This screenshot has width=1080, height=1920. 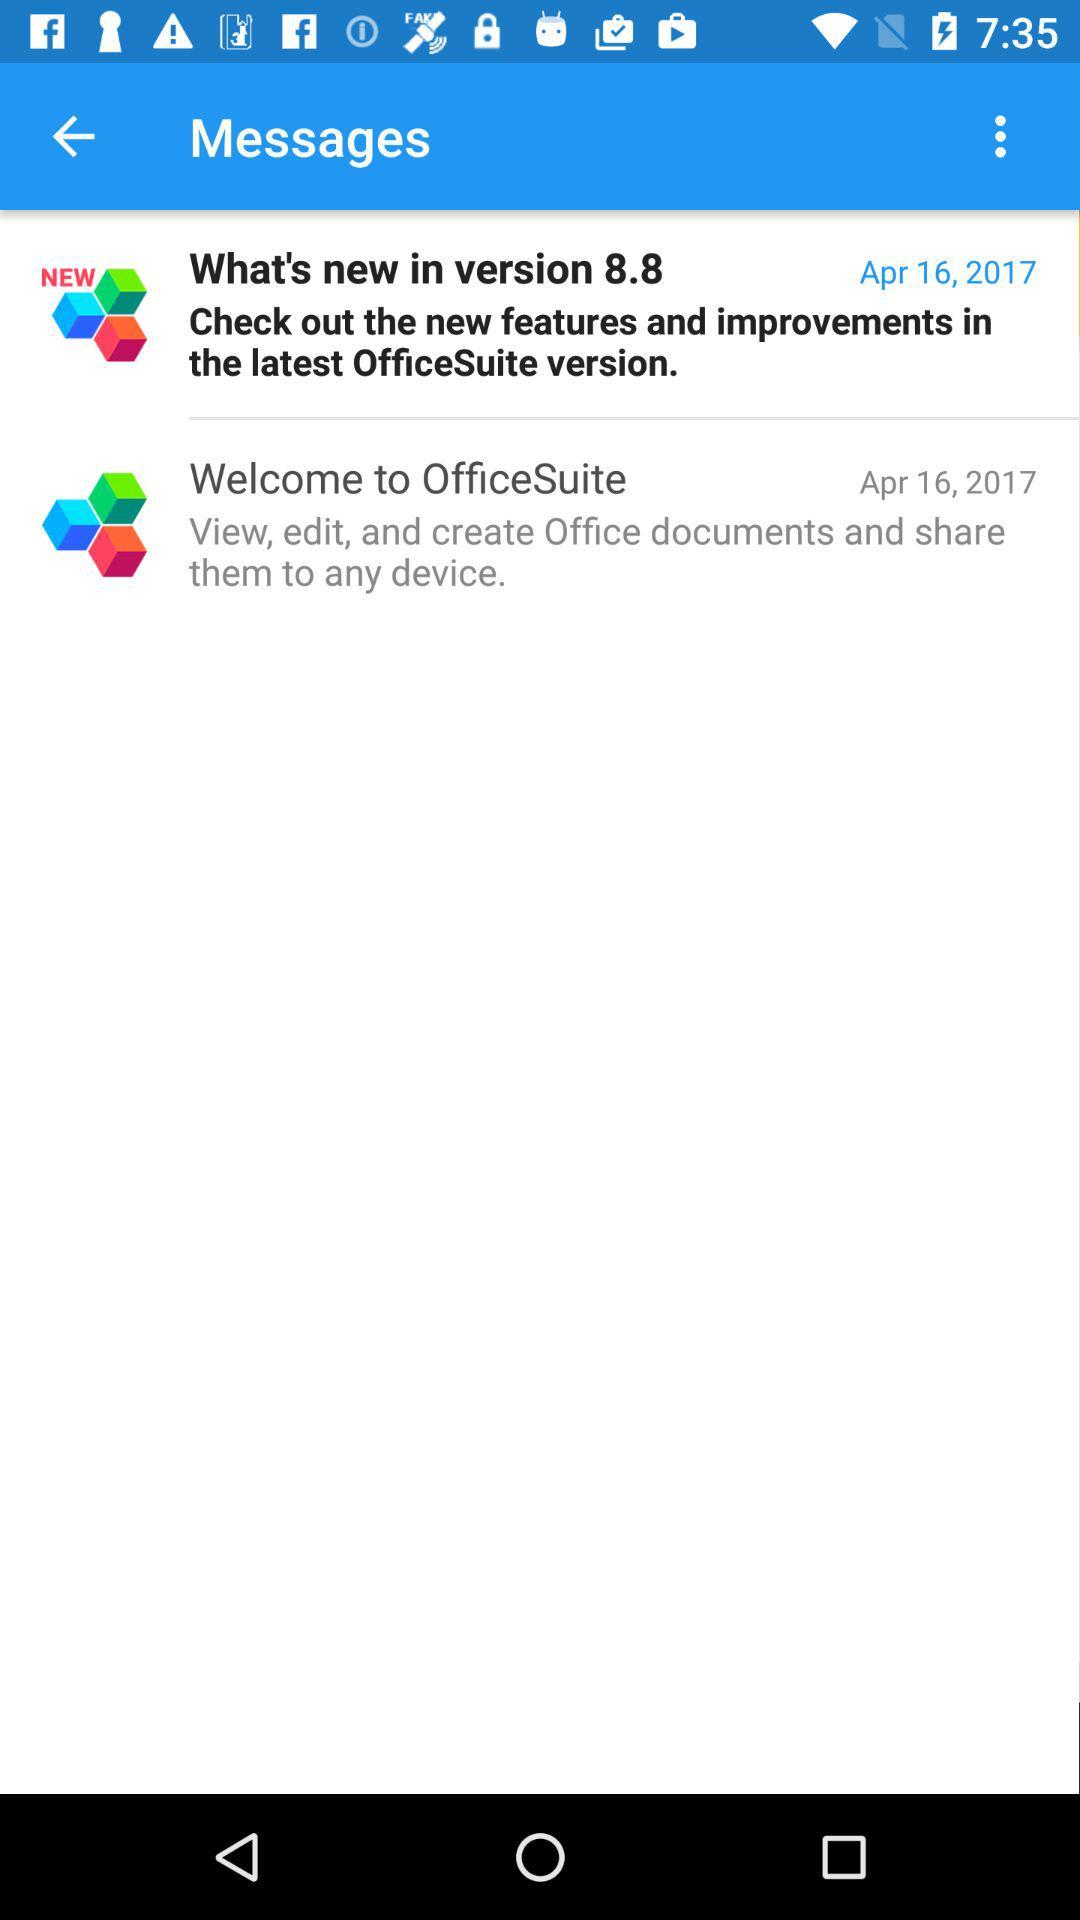 I want to click on app next to messages app, so click(x=72, y=135).